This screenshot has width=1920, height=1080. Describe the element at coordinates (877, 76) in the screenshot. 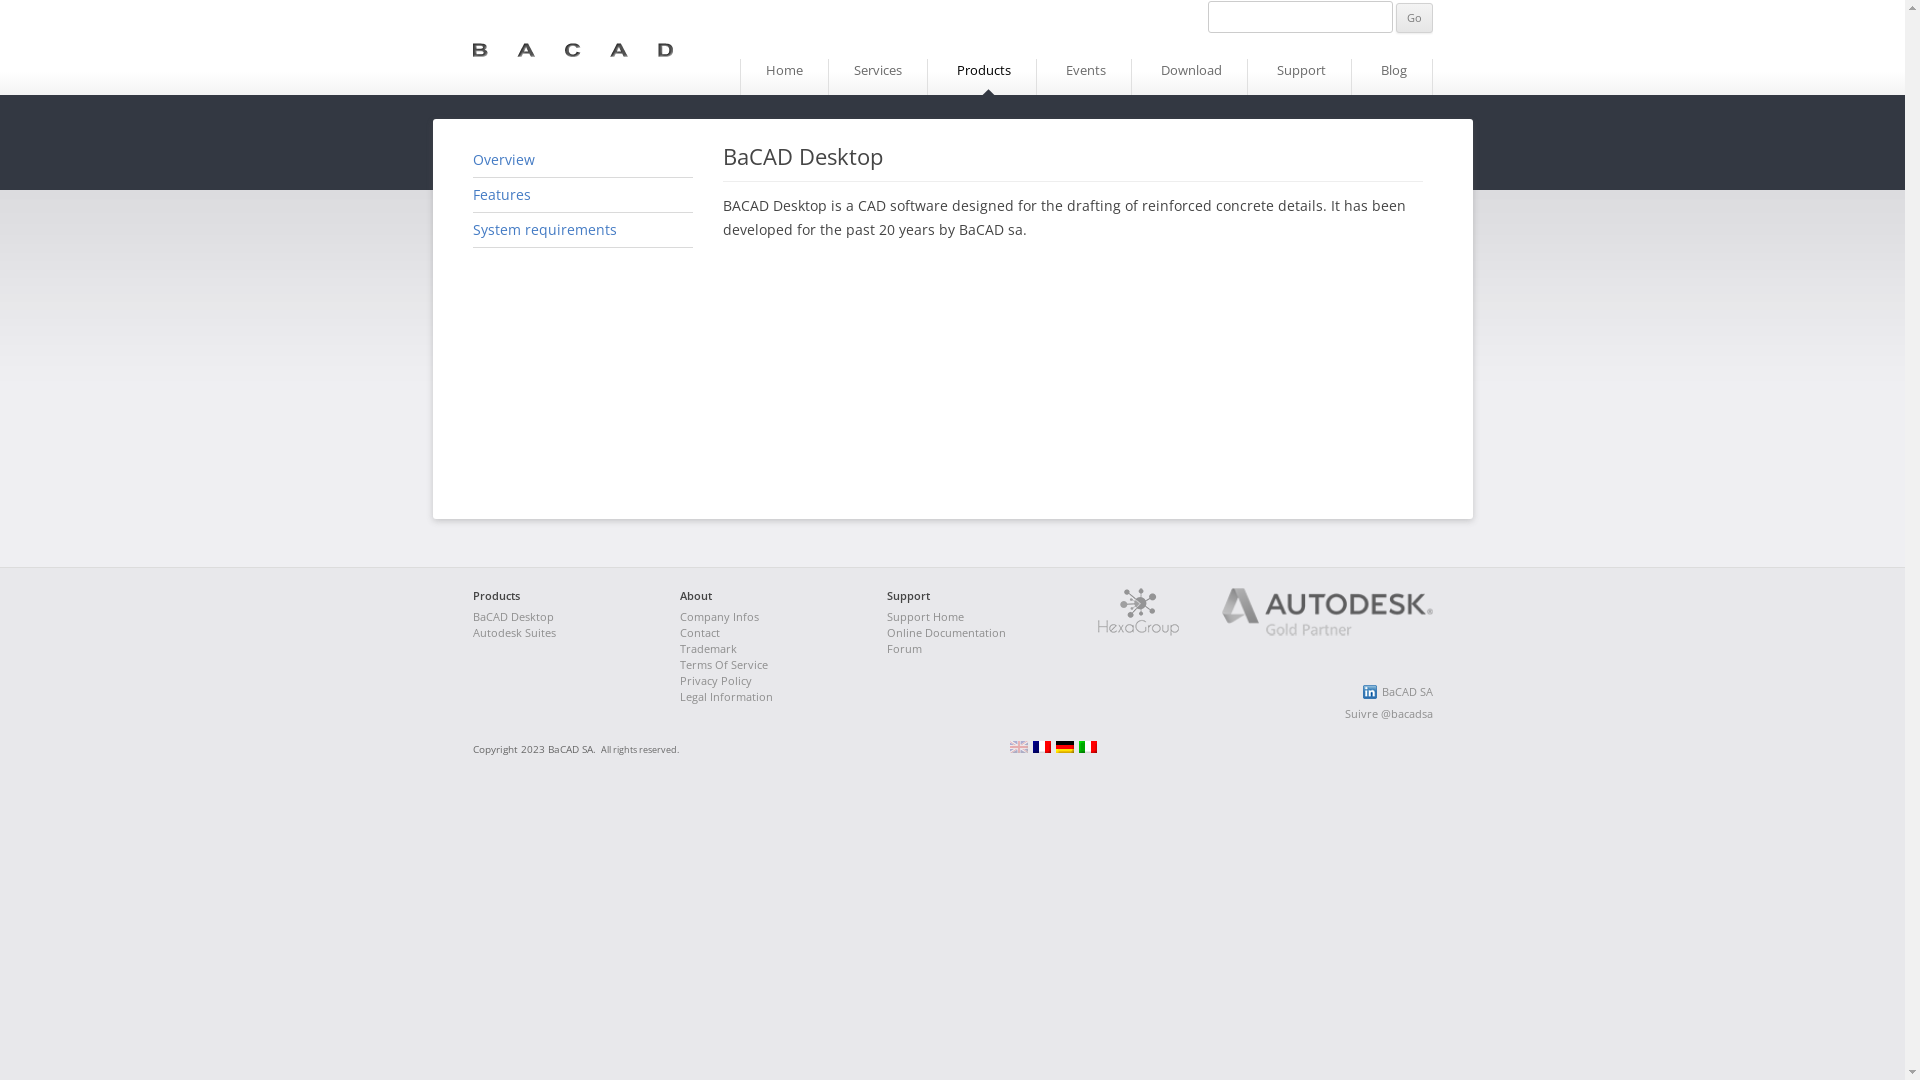

I see `'Services'` at that location.